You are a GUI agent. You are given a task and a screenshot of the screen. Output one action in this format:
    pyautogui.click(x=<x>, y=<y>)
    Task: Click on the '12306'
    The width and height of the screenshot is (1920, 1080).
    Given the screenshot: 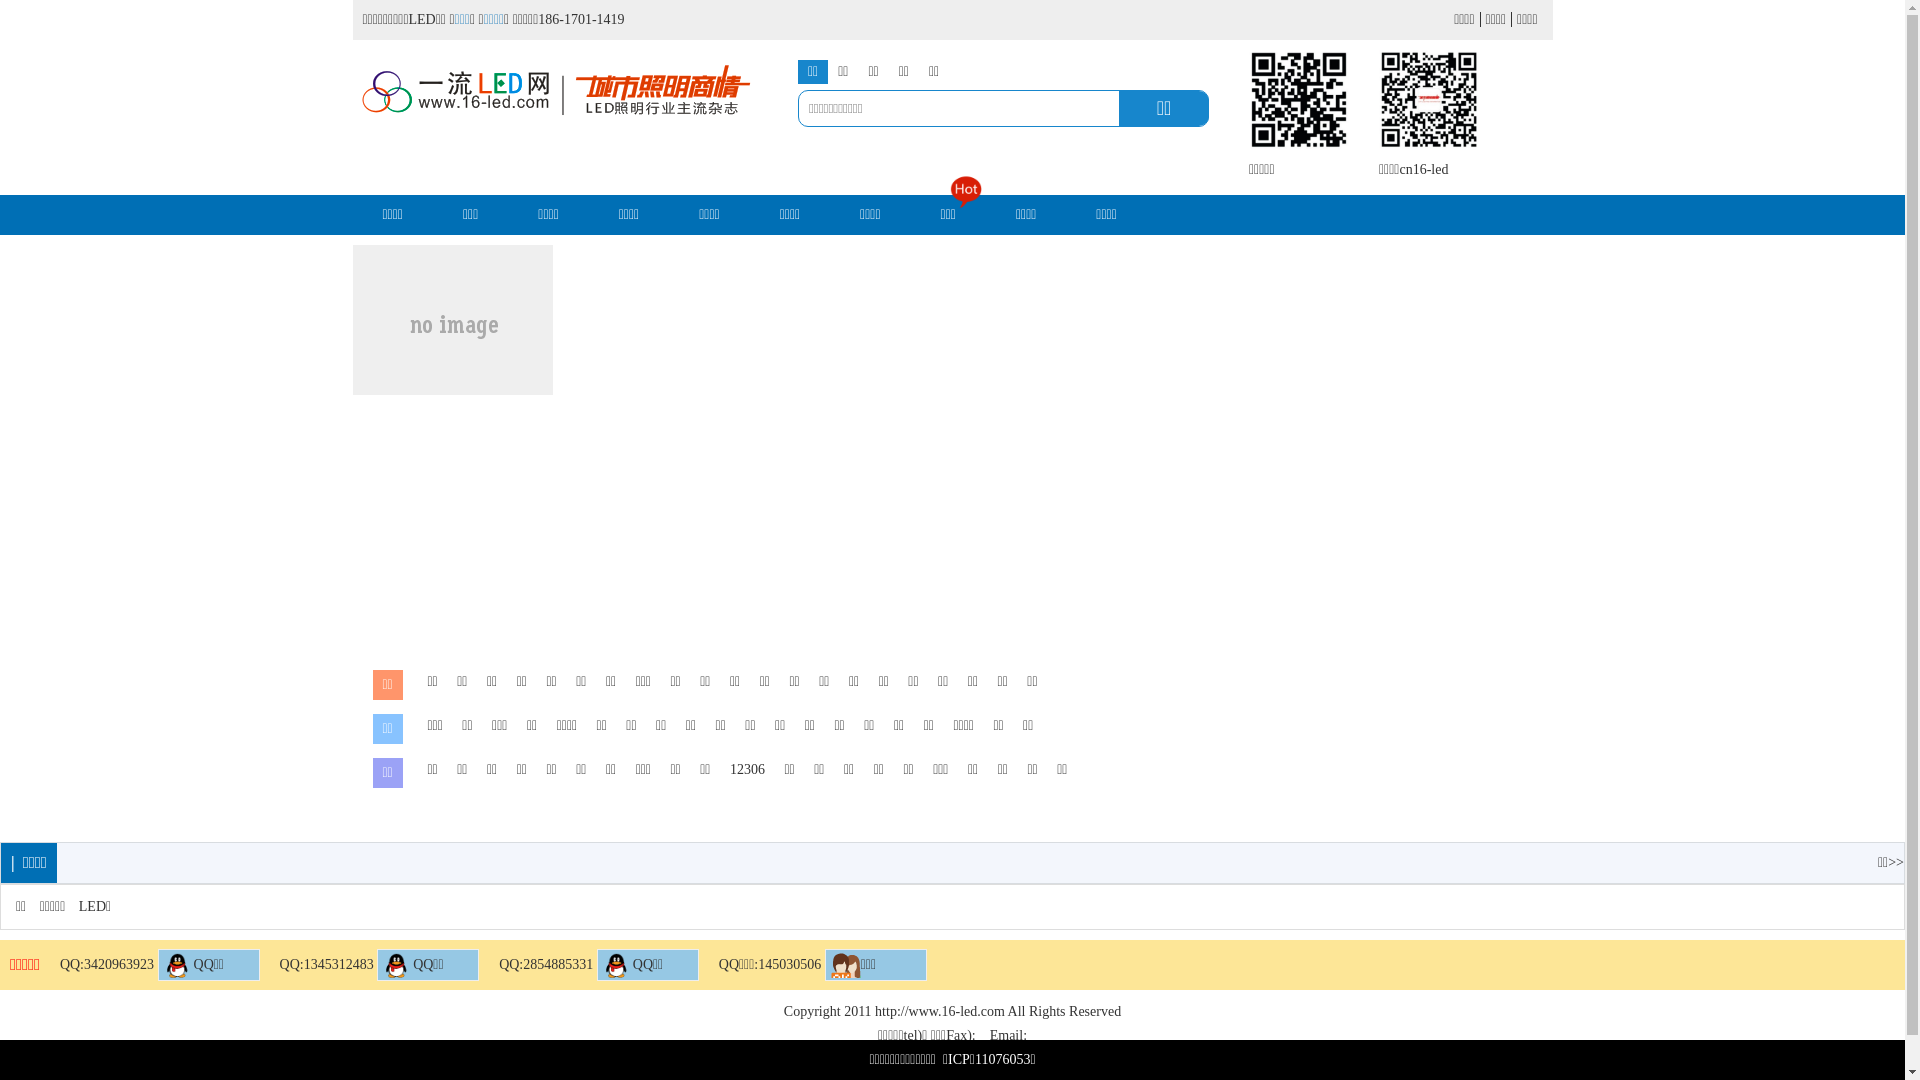 What is the action you would take?
    pyautogui.click(x=728, y=769)
    